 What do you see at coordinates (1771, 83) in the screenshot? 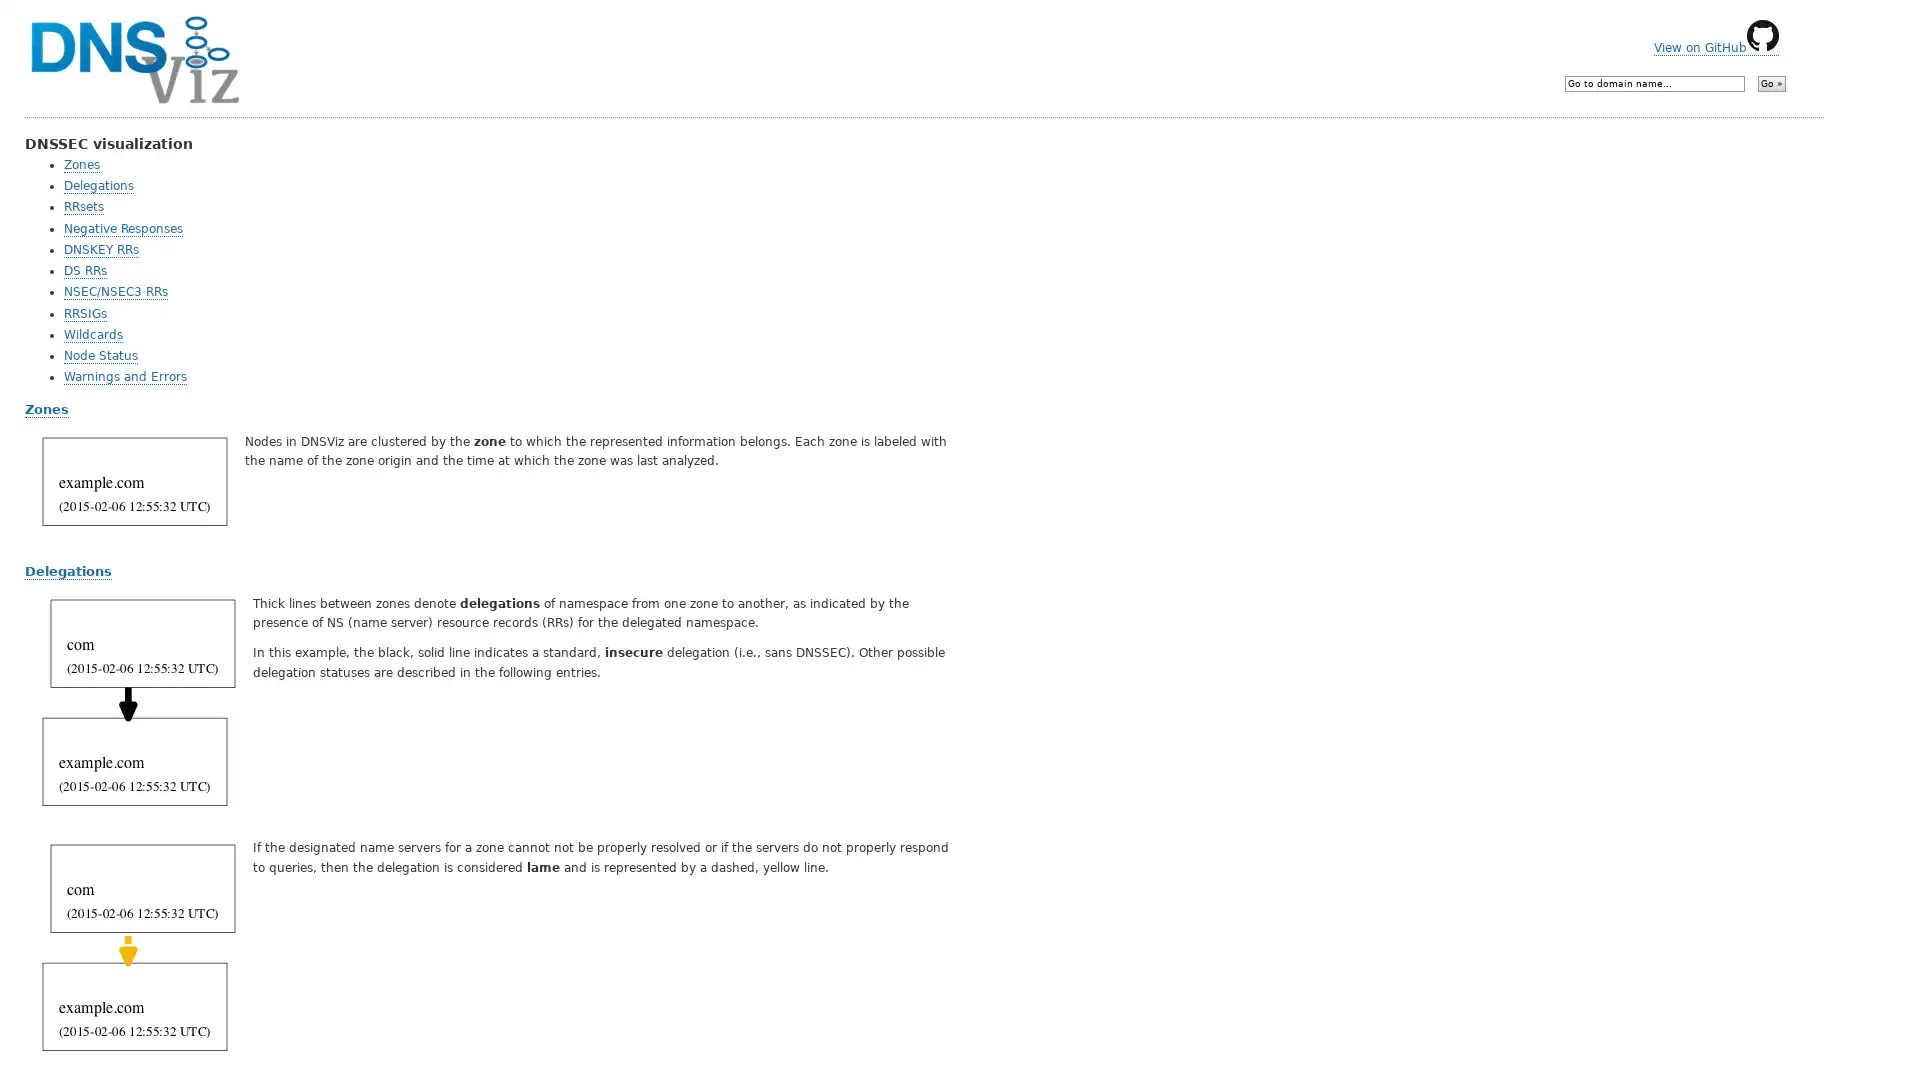
I see `Go` at bounding box center [1771, 83].